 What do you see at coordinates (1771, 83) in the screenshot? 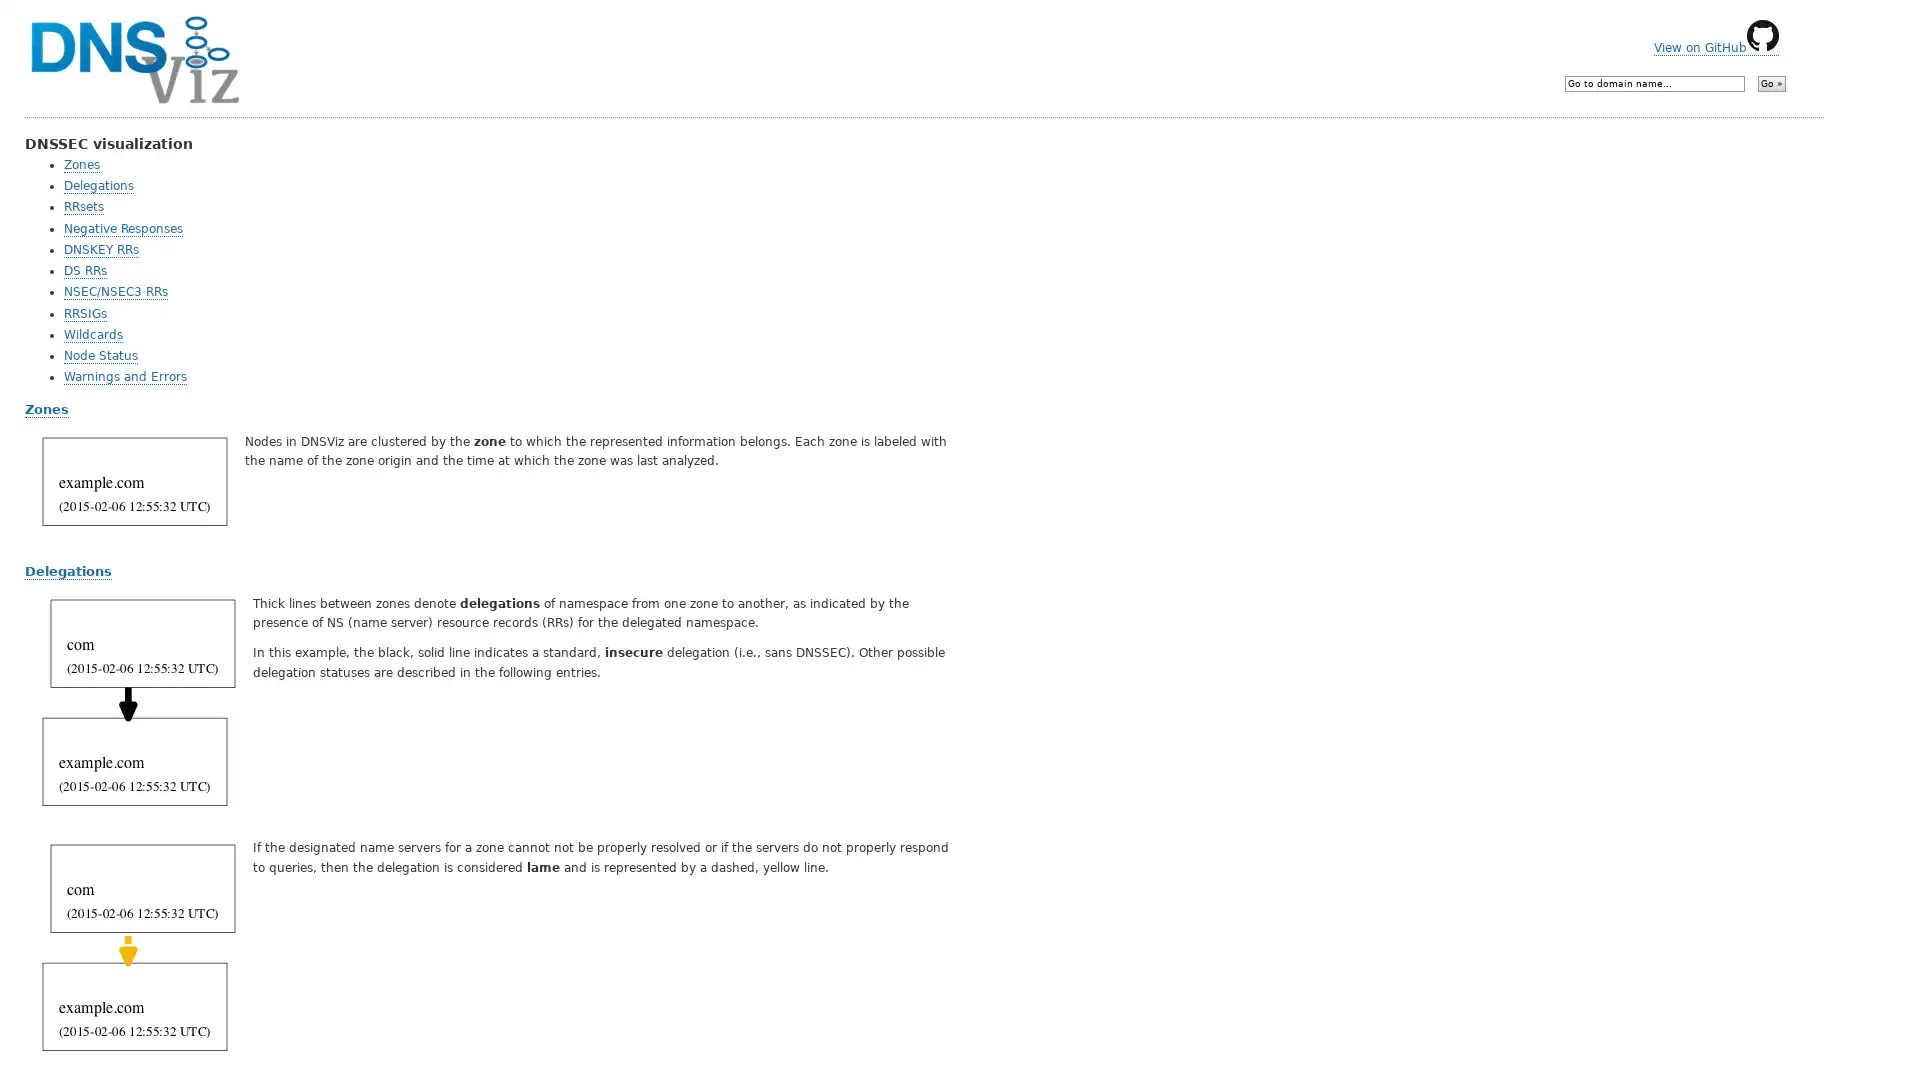
I see `Go` at bounding box center [1771, 83].